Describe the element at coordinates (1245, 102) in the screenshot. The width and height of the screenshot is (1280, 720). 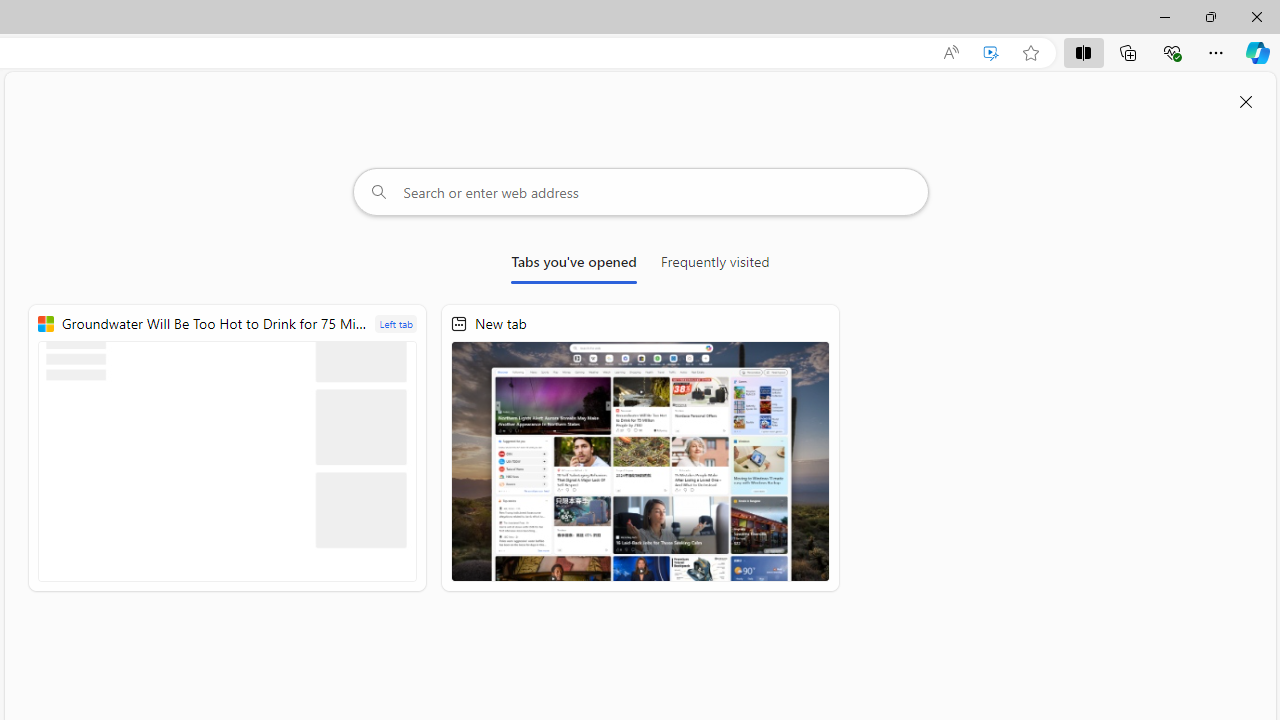
I see `'Close split screen'` at that location.